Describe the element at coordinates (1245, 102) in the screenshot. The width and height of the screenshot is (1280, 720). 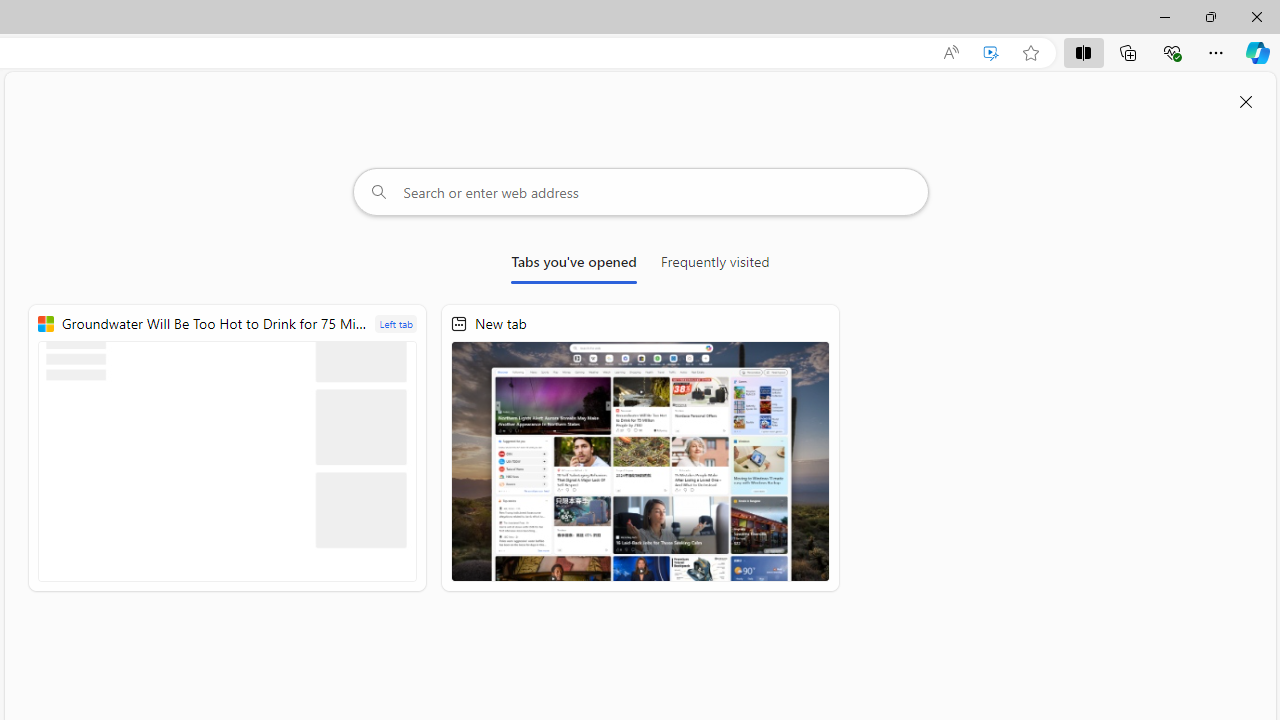
I see `'Close split screen'` at that location.